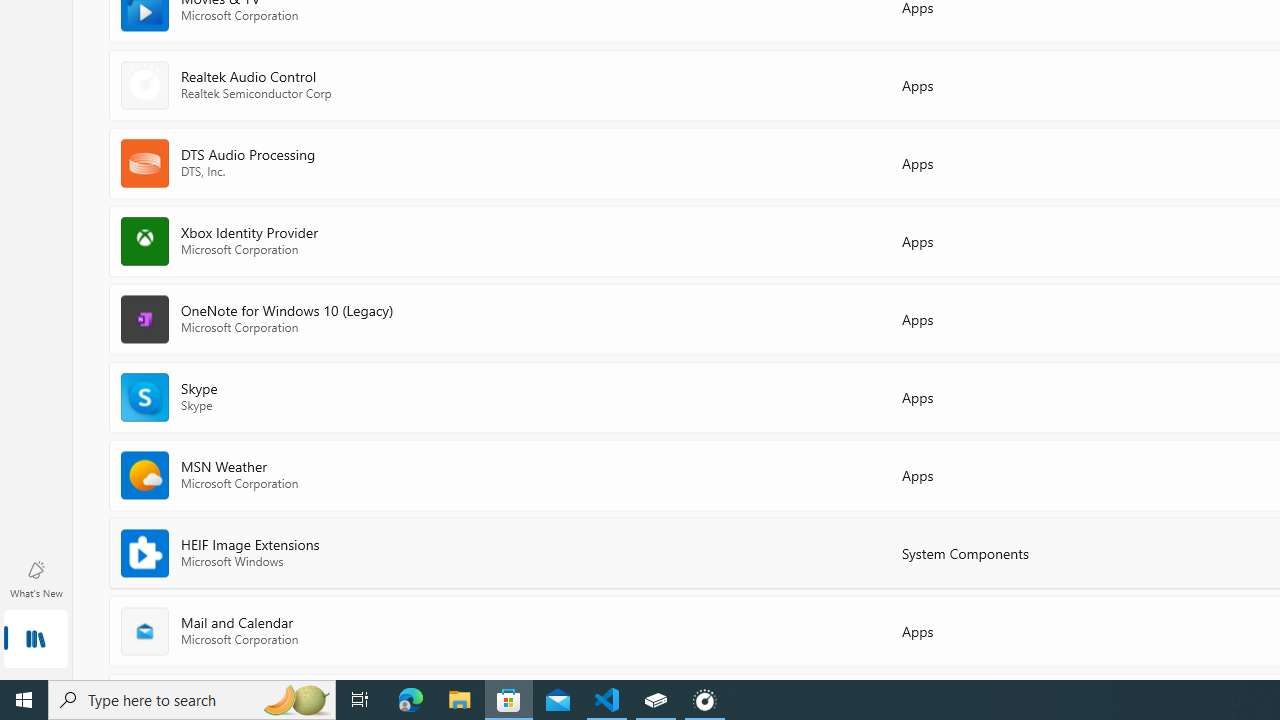  What do you see at coordinates (35, 578) in the screenshot?
I see `'What'` at bounding box center [35, 578].